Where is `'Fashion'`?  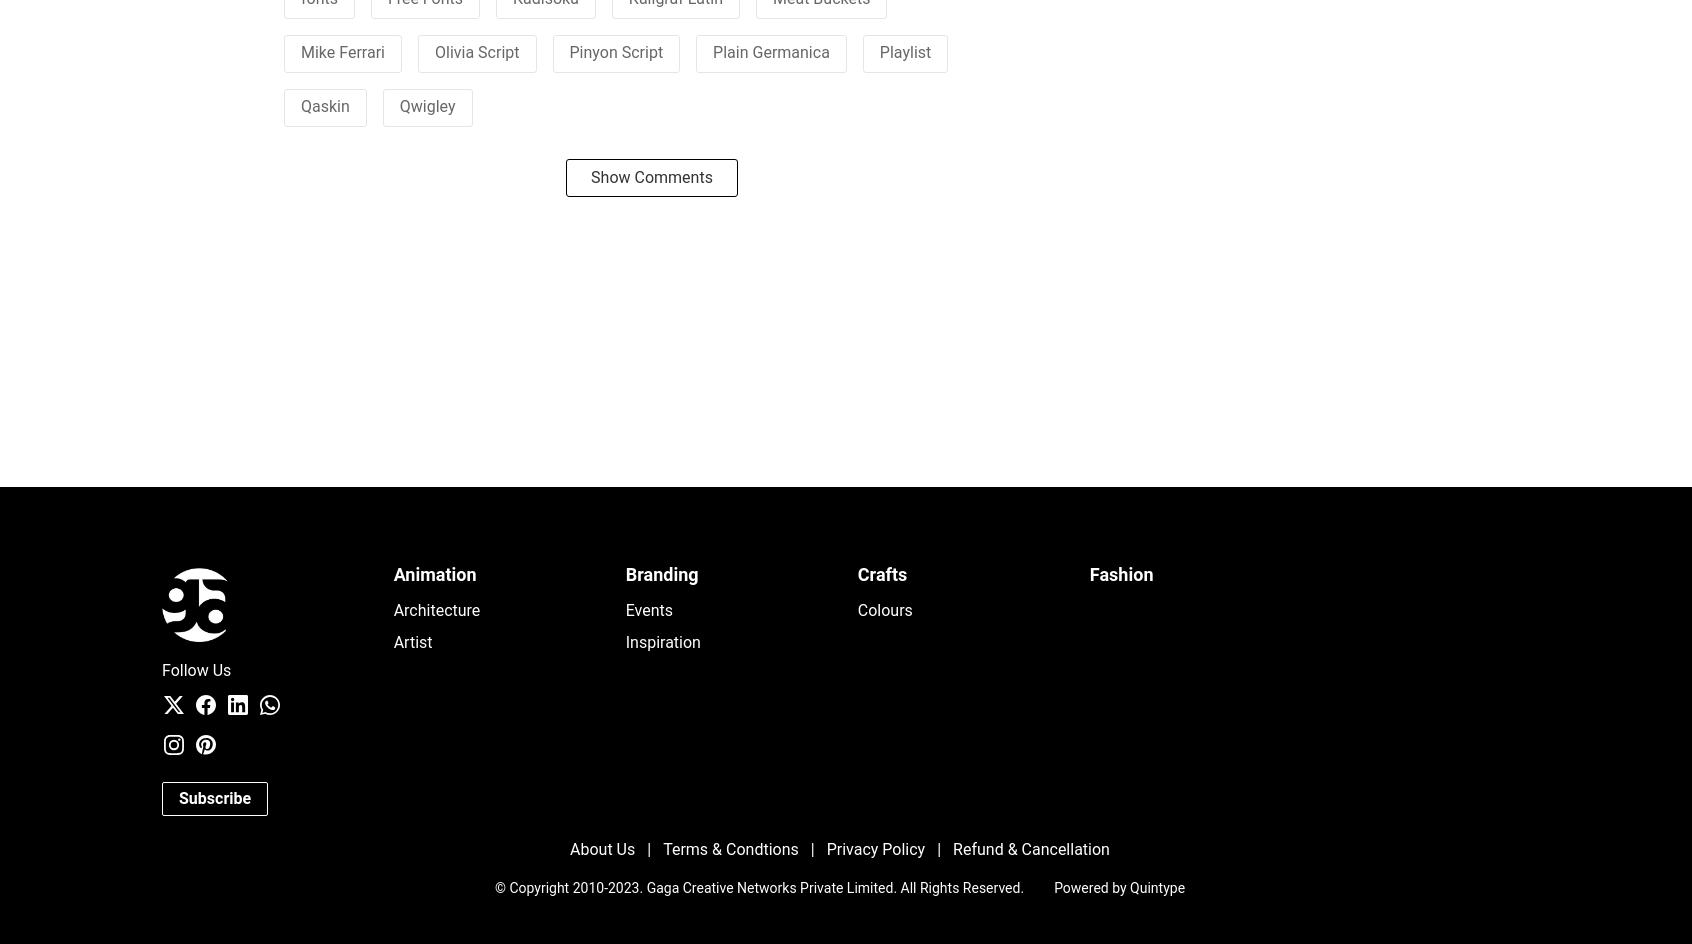 'Fashion' is located at coordinates (1088, 573).